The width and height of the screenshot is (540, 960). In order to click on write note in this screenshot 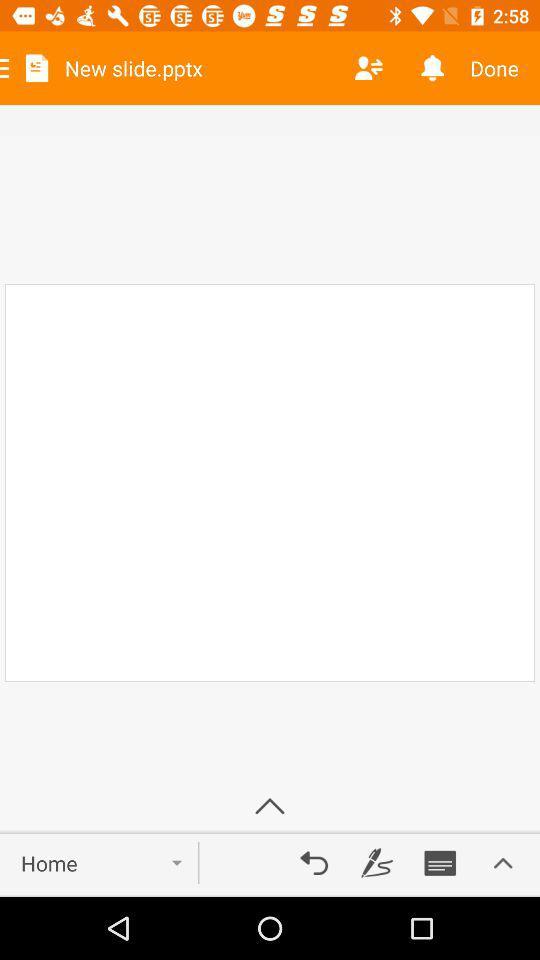, I will do `click(377, 862)`.